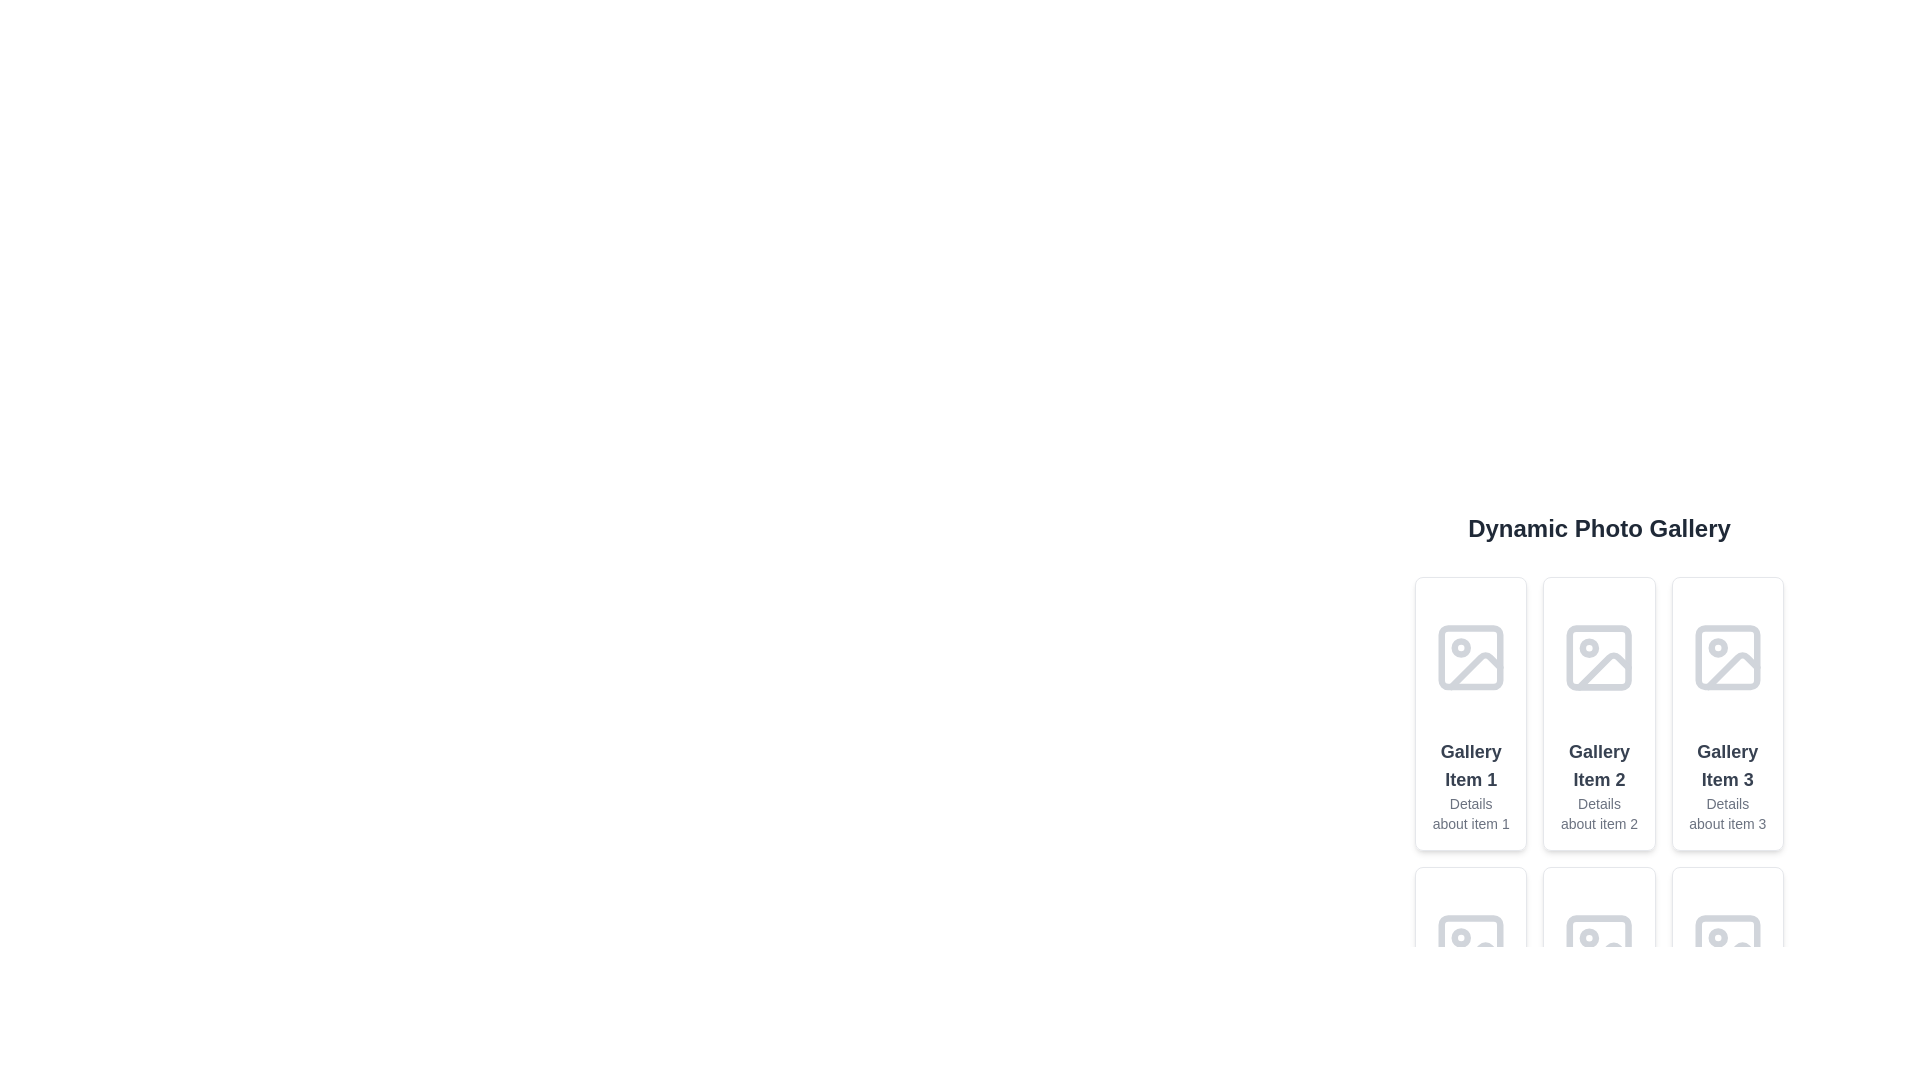 Image resolution: width=1920 pixels, height=1080 pixels. Describe the element at coordinates (1726, 658) in the screenshot. I see `the decorative rounded rectangle shape within the icon of the third gallery card labeled 'Gallery Item 3' in the top row of the Dynamic Photo Gallery` at that location.